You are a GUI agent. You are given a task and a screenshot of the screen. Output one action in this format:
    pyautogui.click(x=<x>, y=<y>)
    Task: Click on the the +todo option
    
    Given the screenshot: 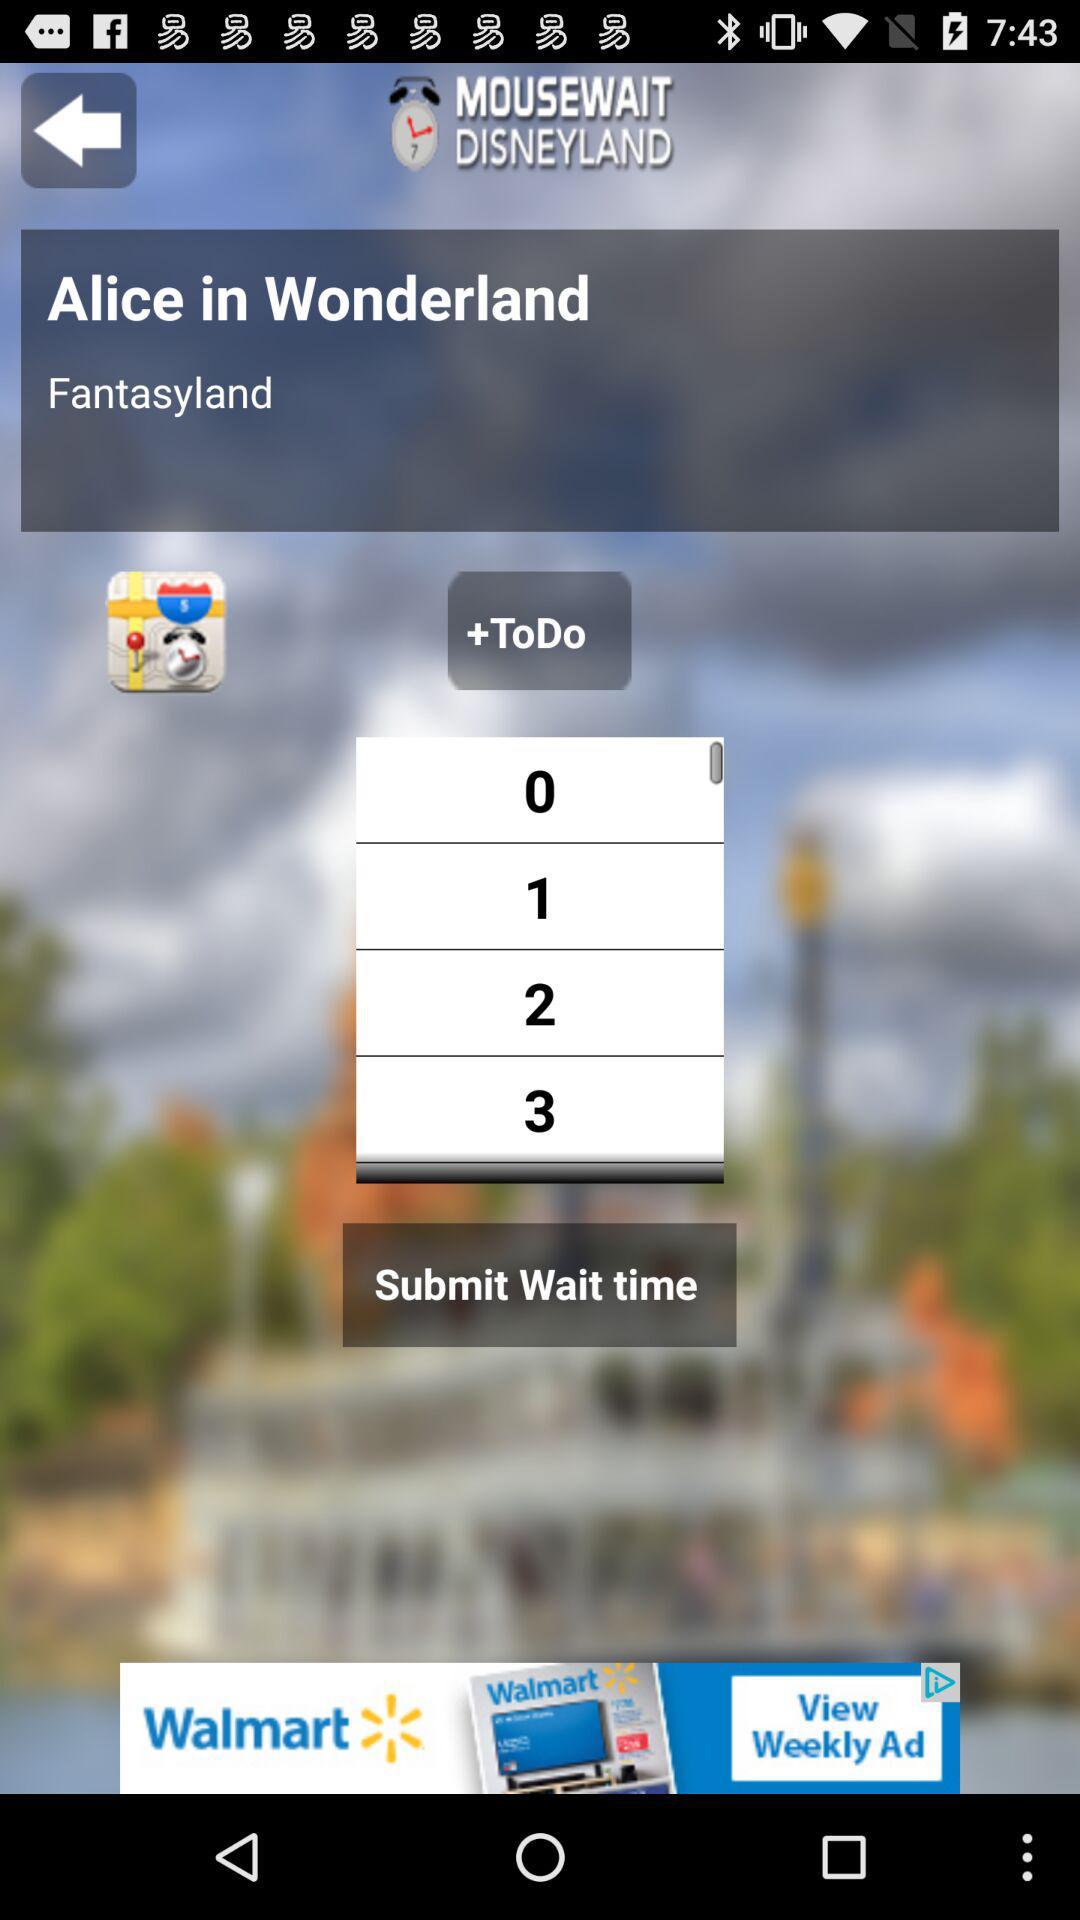 What is the action you would take?
    pyautogui.click(x=538, y=629)
    